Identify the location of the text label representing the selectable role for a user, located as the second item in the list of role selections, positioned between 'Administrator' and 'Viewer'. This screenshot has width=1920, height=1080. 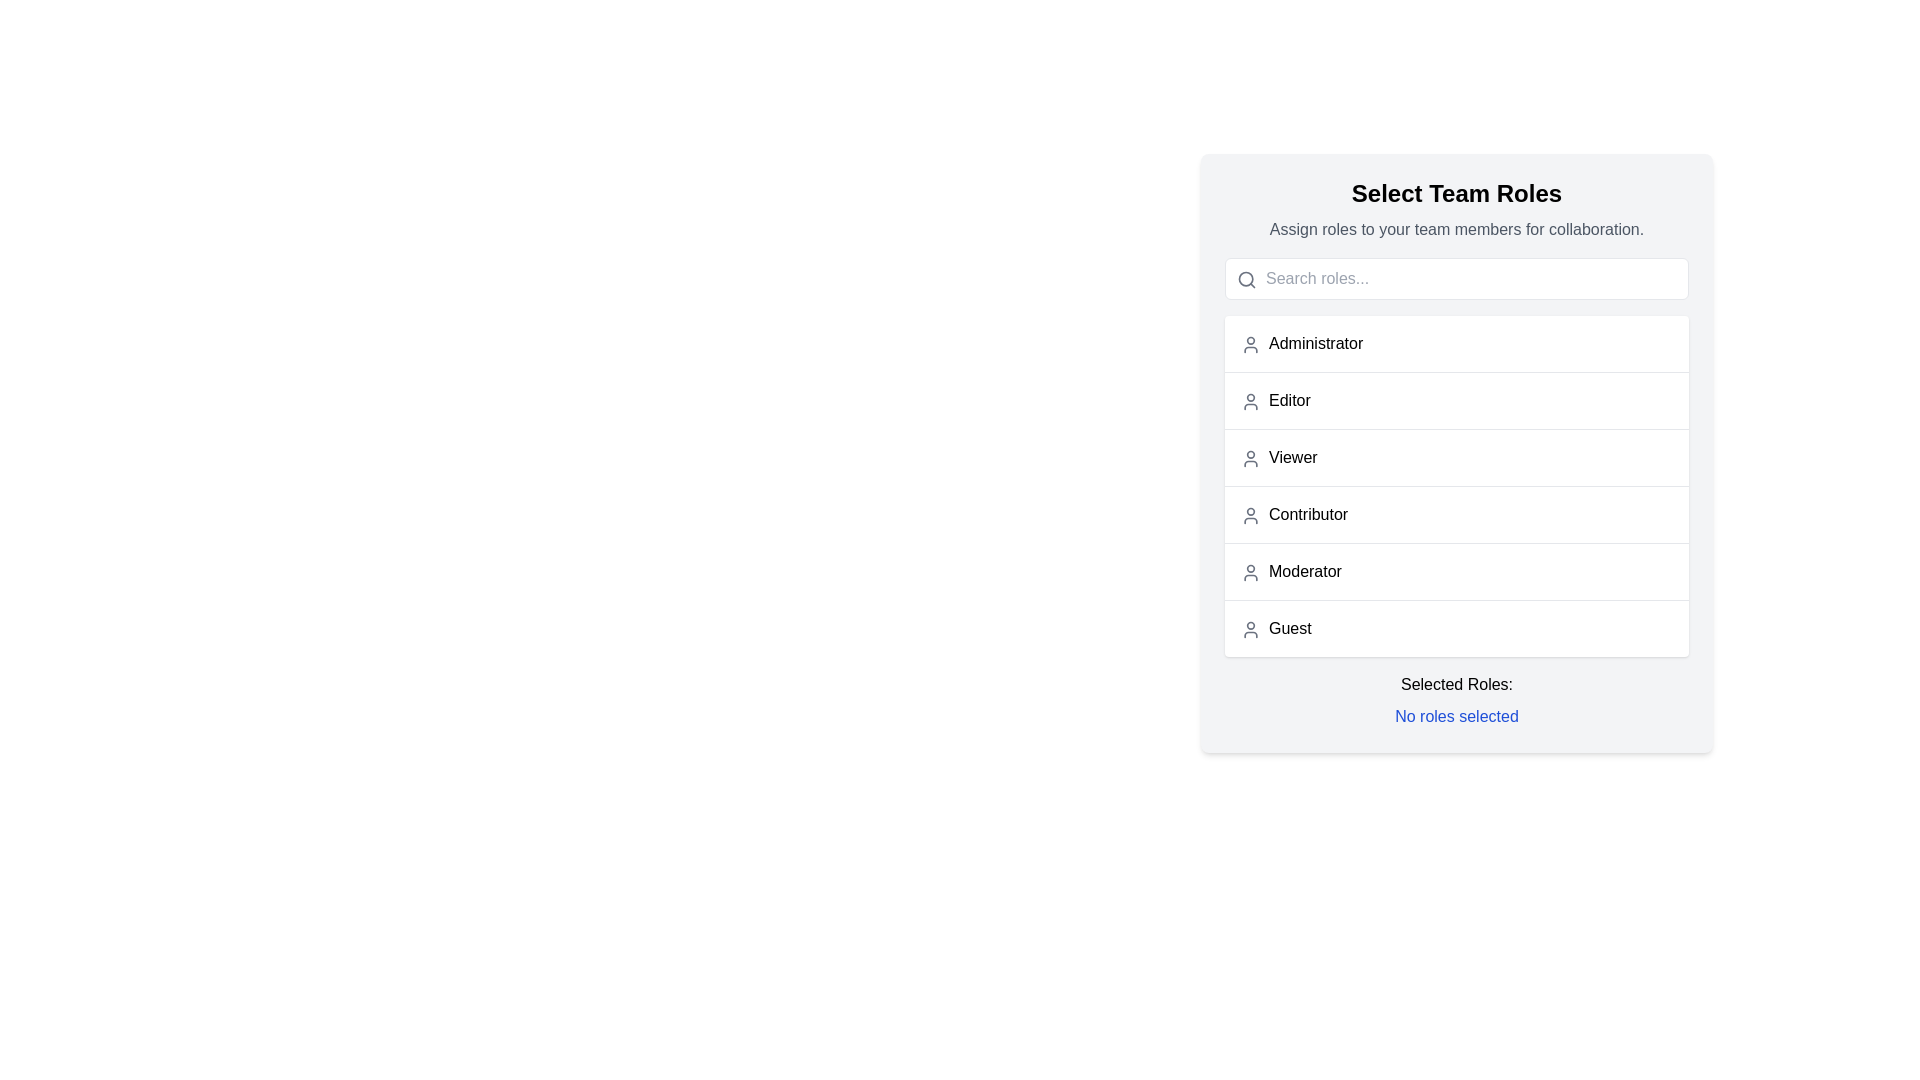
(1274, 401).